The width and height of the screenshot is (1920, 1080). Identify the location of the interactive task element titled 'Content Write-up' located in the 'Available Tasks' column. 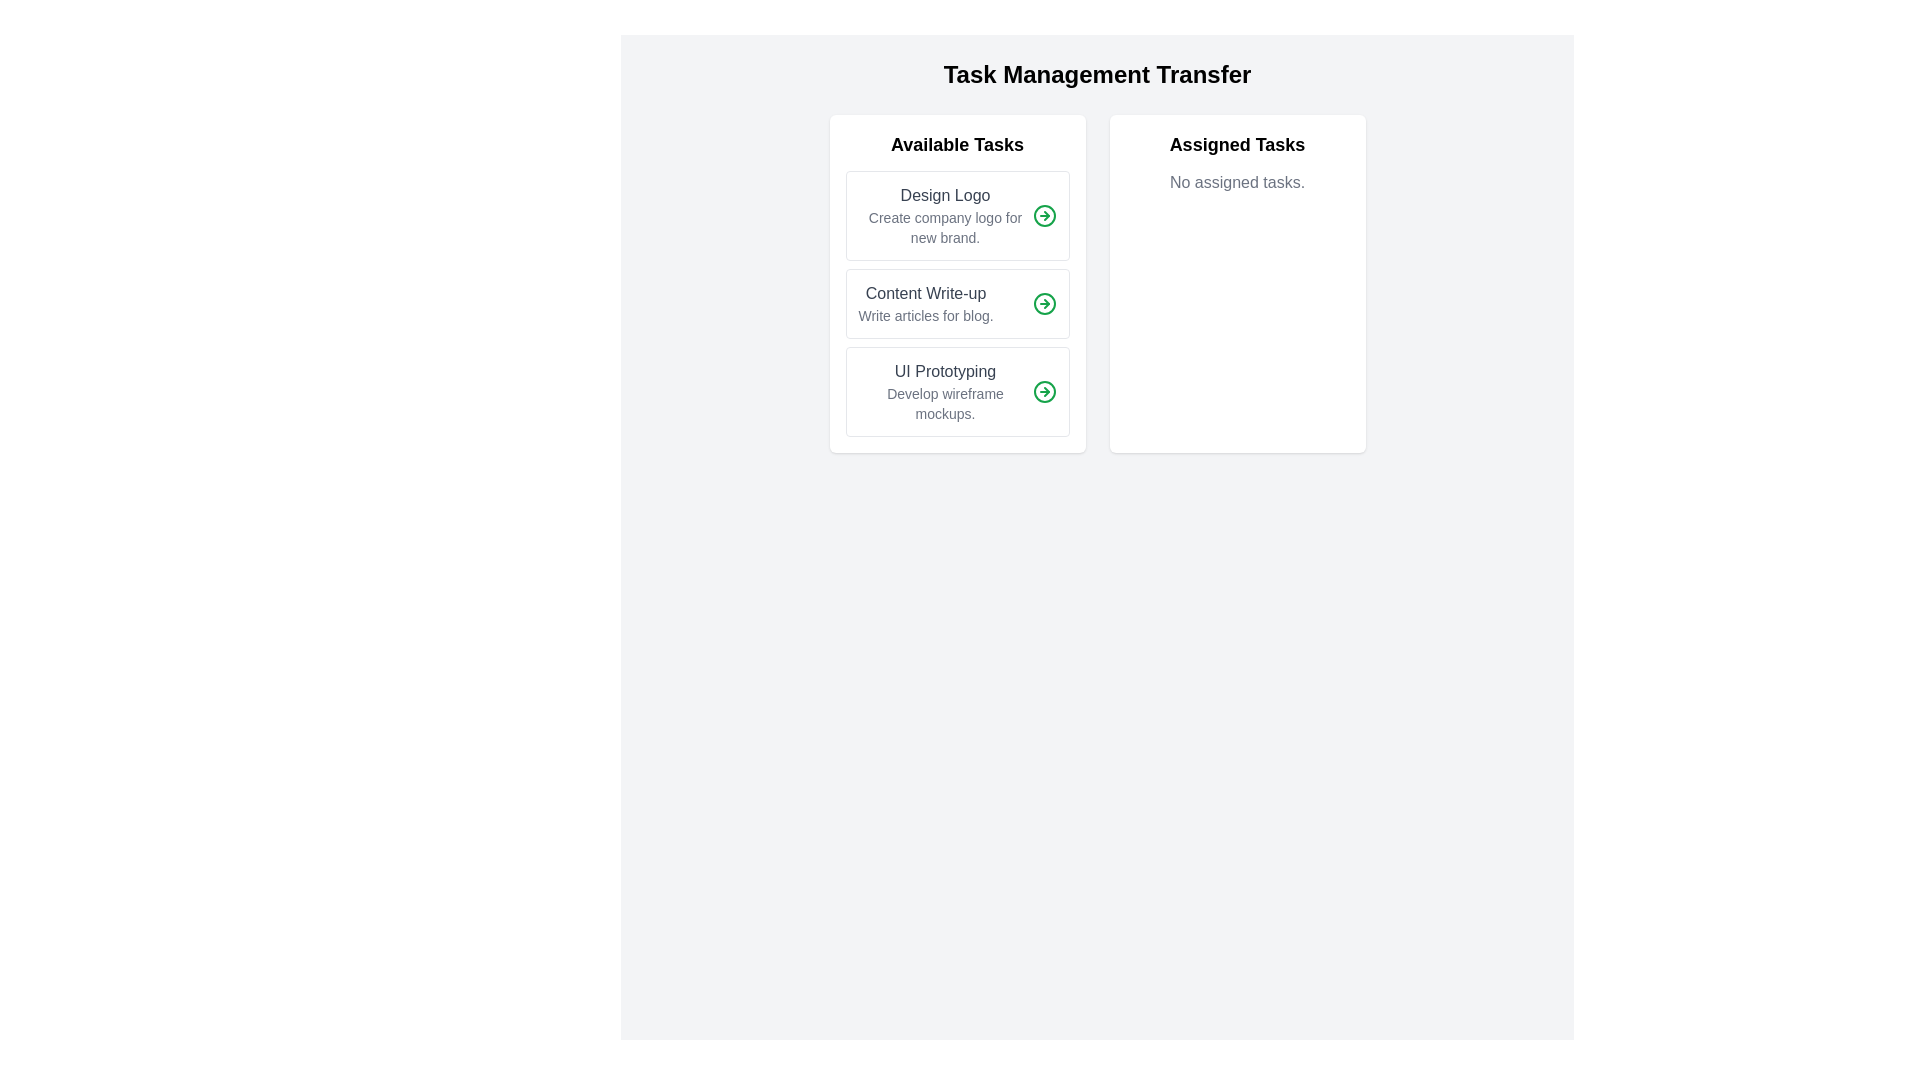
(956, 304).